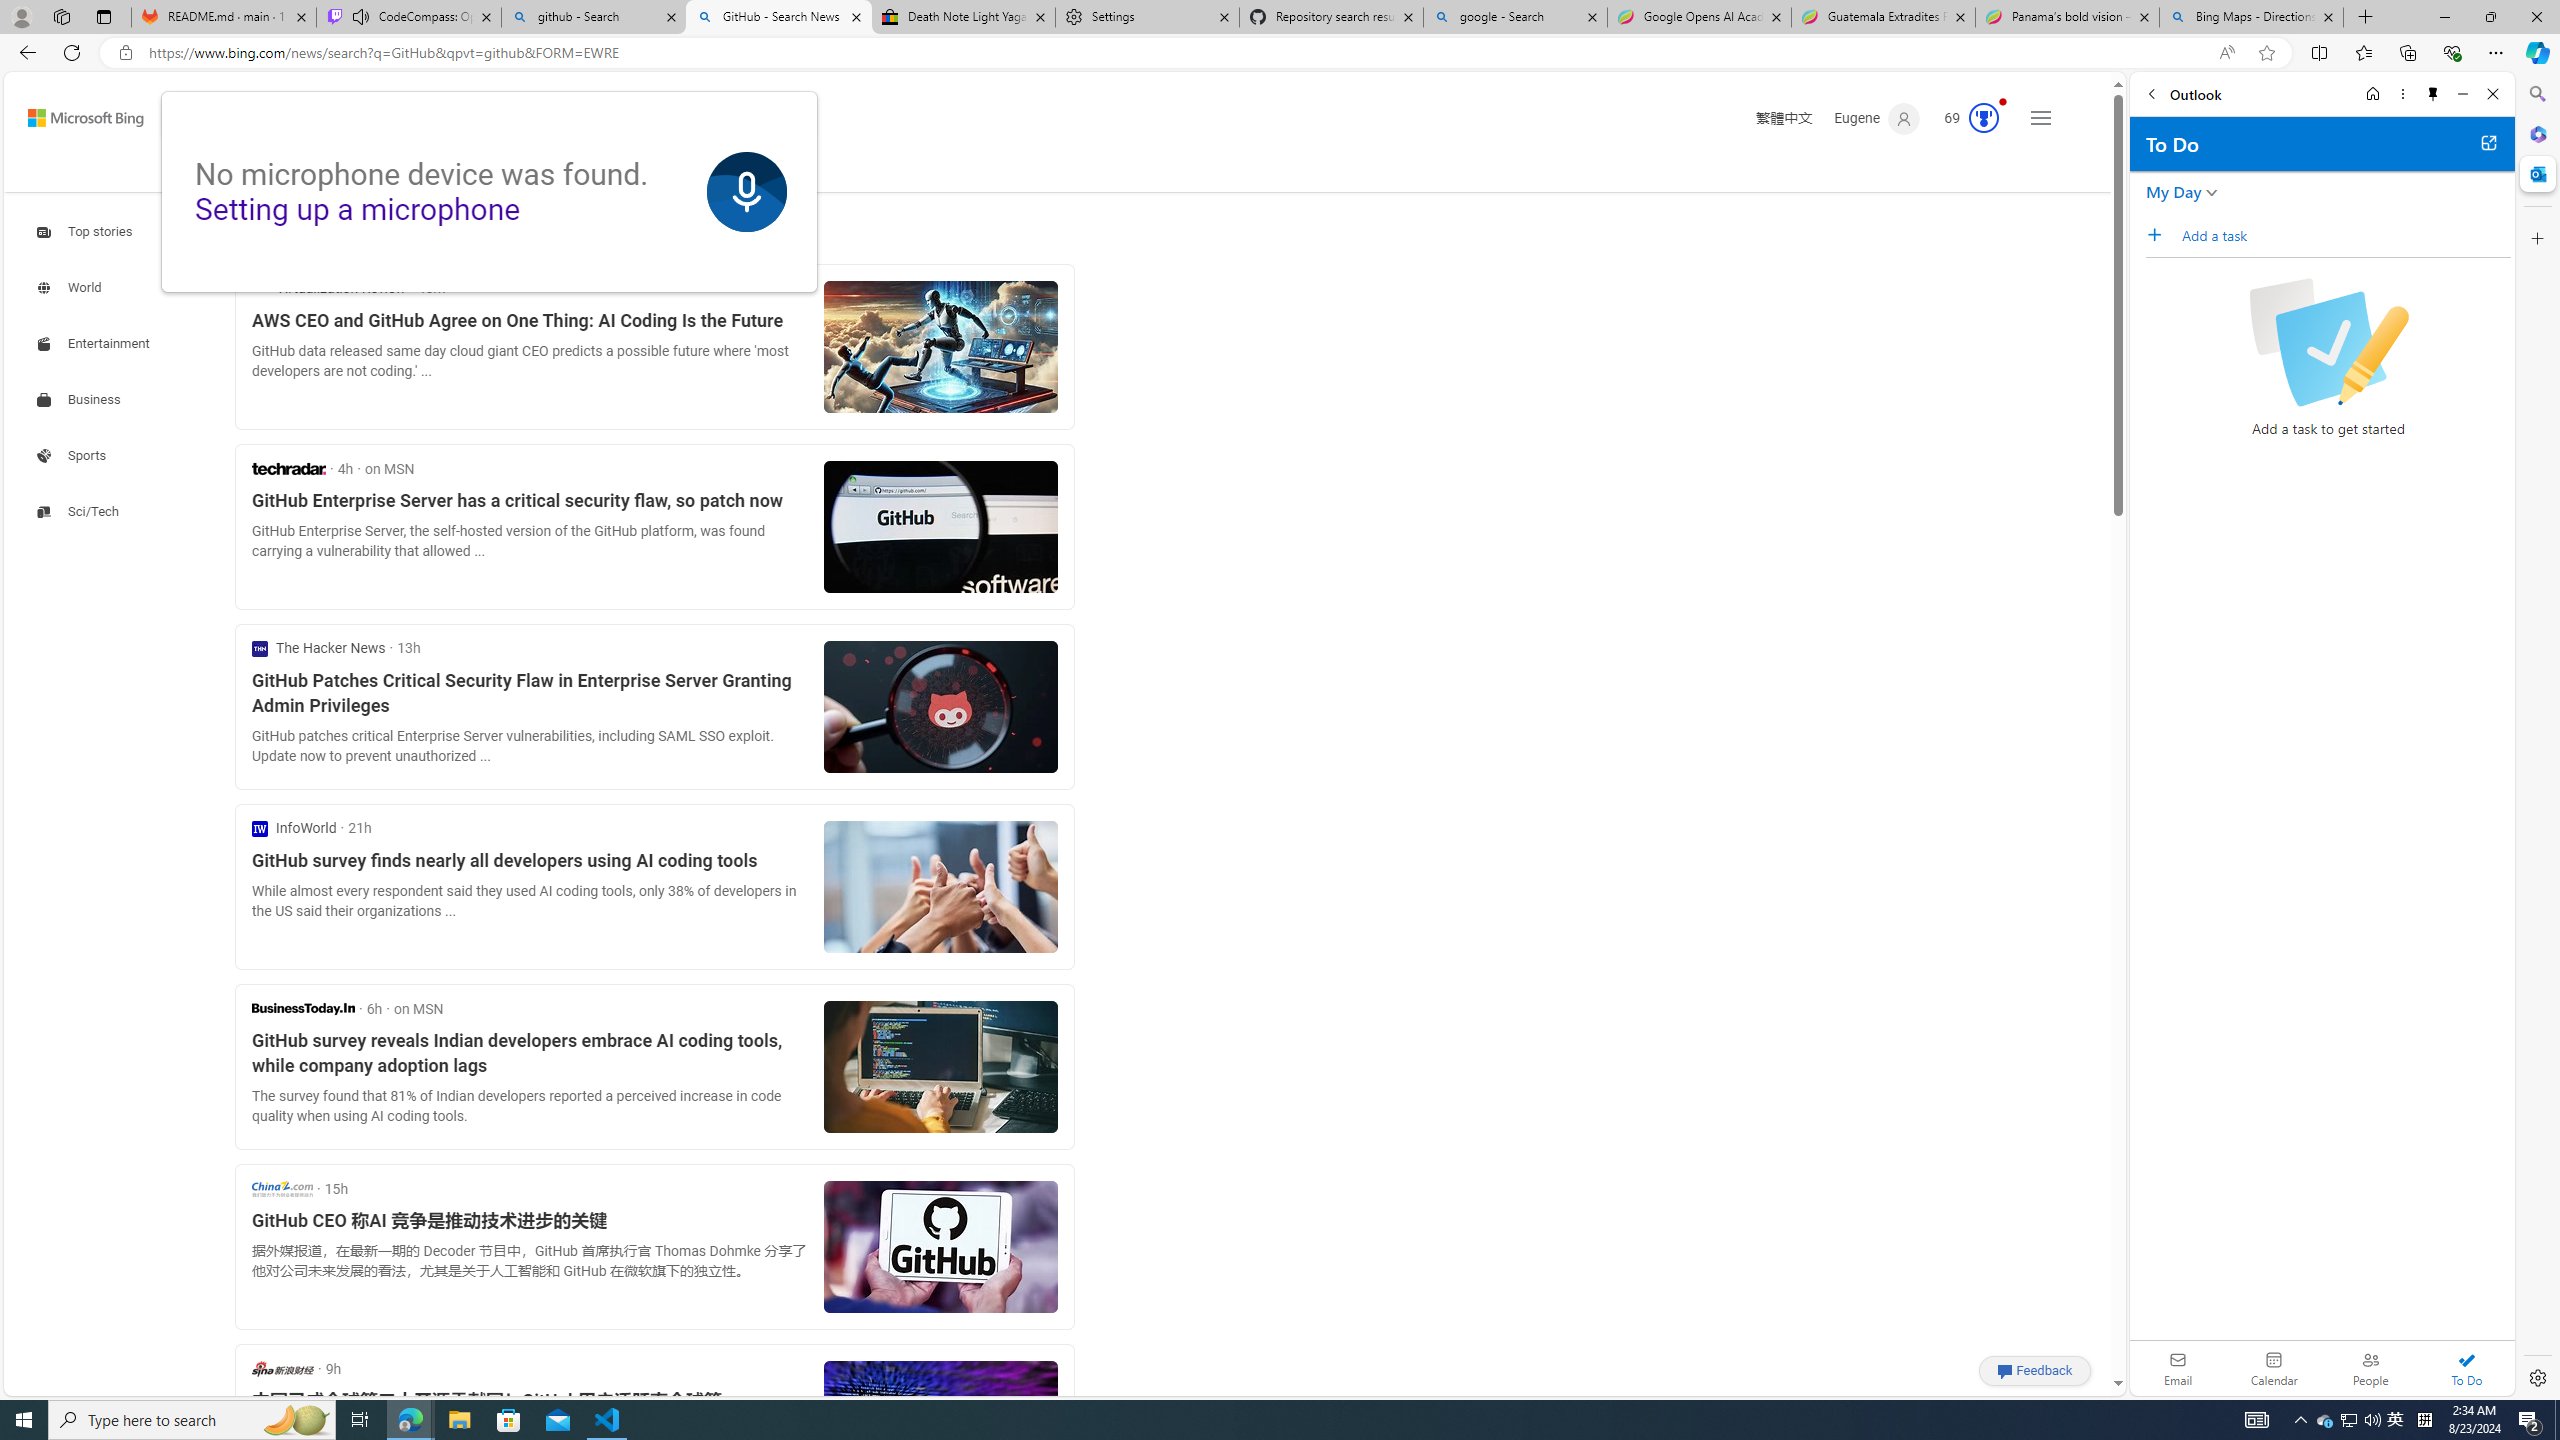  I want to click on 'Search news about Sports', so click(73, 455).